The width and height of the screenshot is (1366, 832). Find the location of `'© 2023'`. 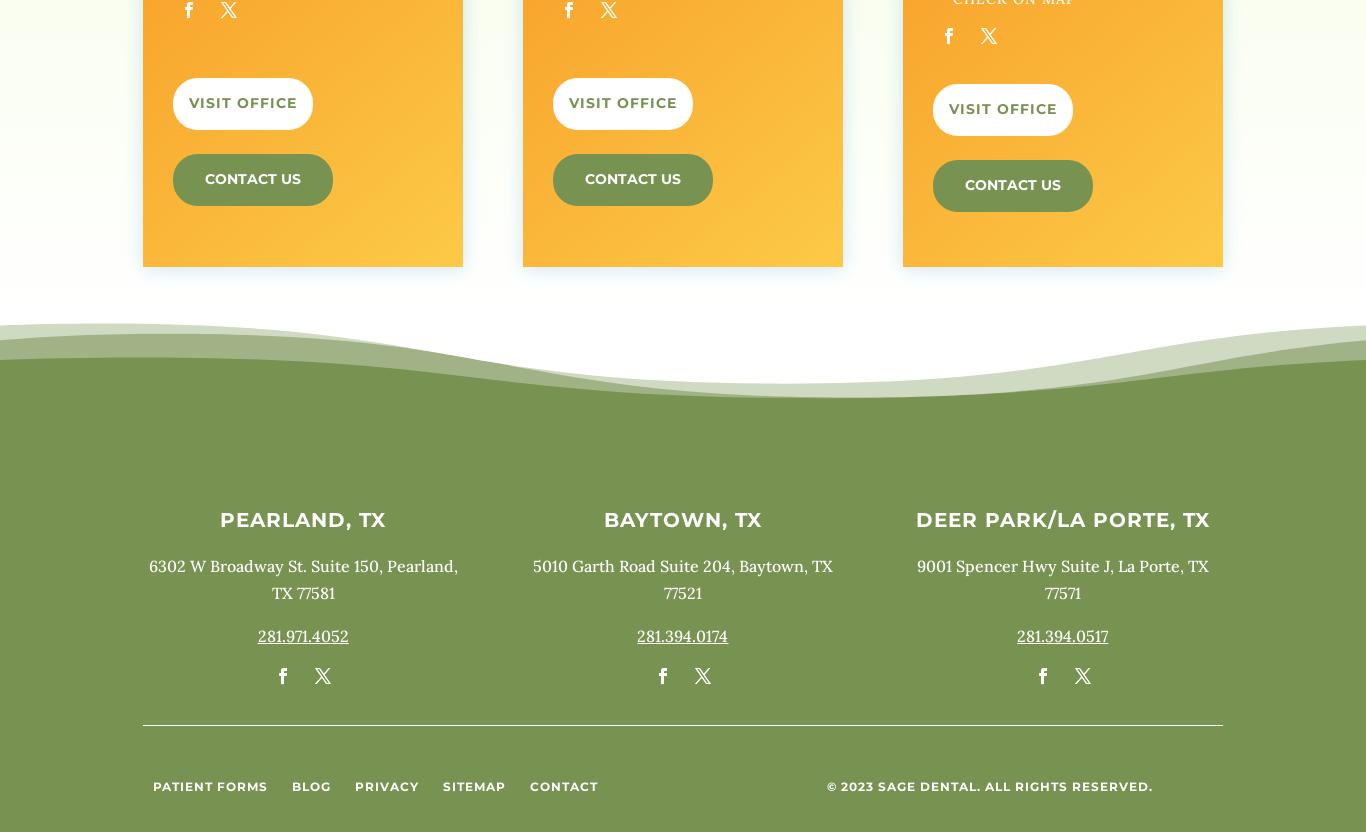

'© 2023' is located at coordinates (850, 785).